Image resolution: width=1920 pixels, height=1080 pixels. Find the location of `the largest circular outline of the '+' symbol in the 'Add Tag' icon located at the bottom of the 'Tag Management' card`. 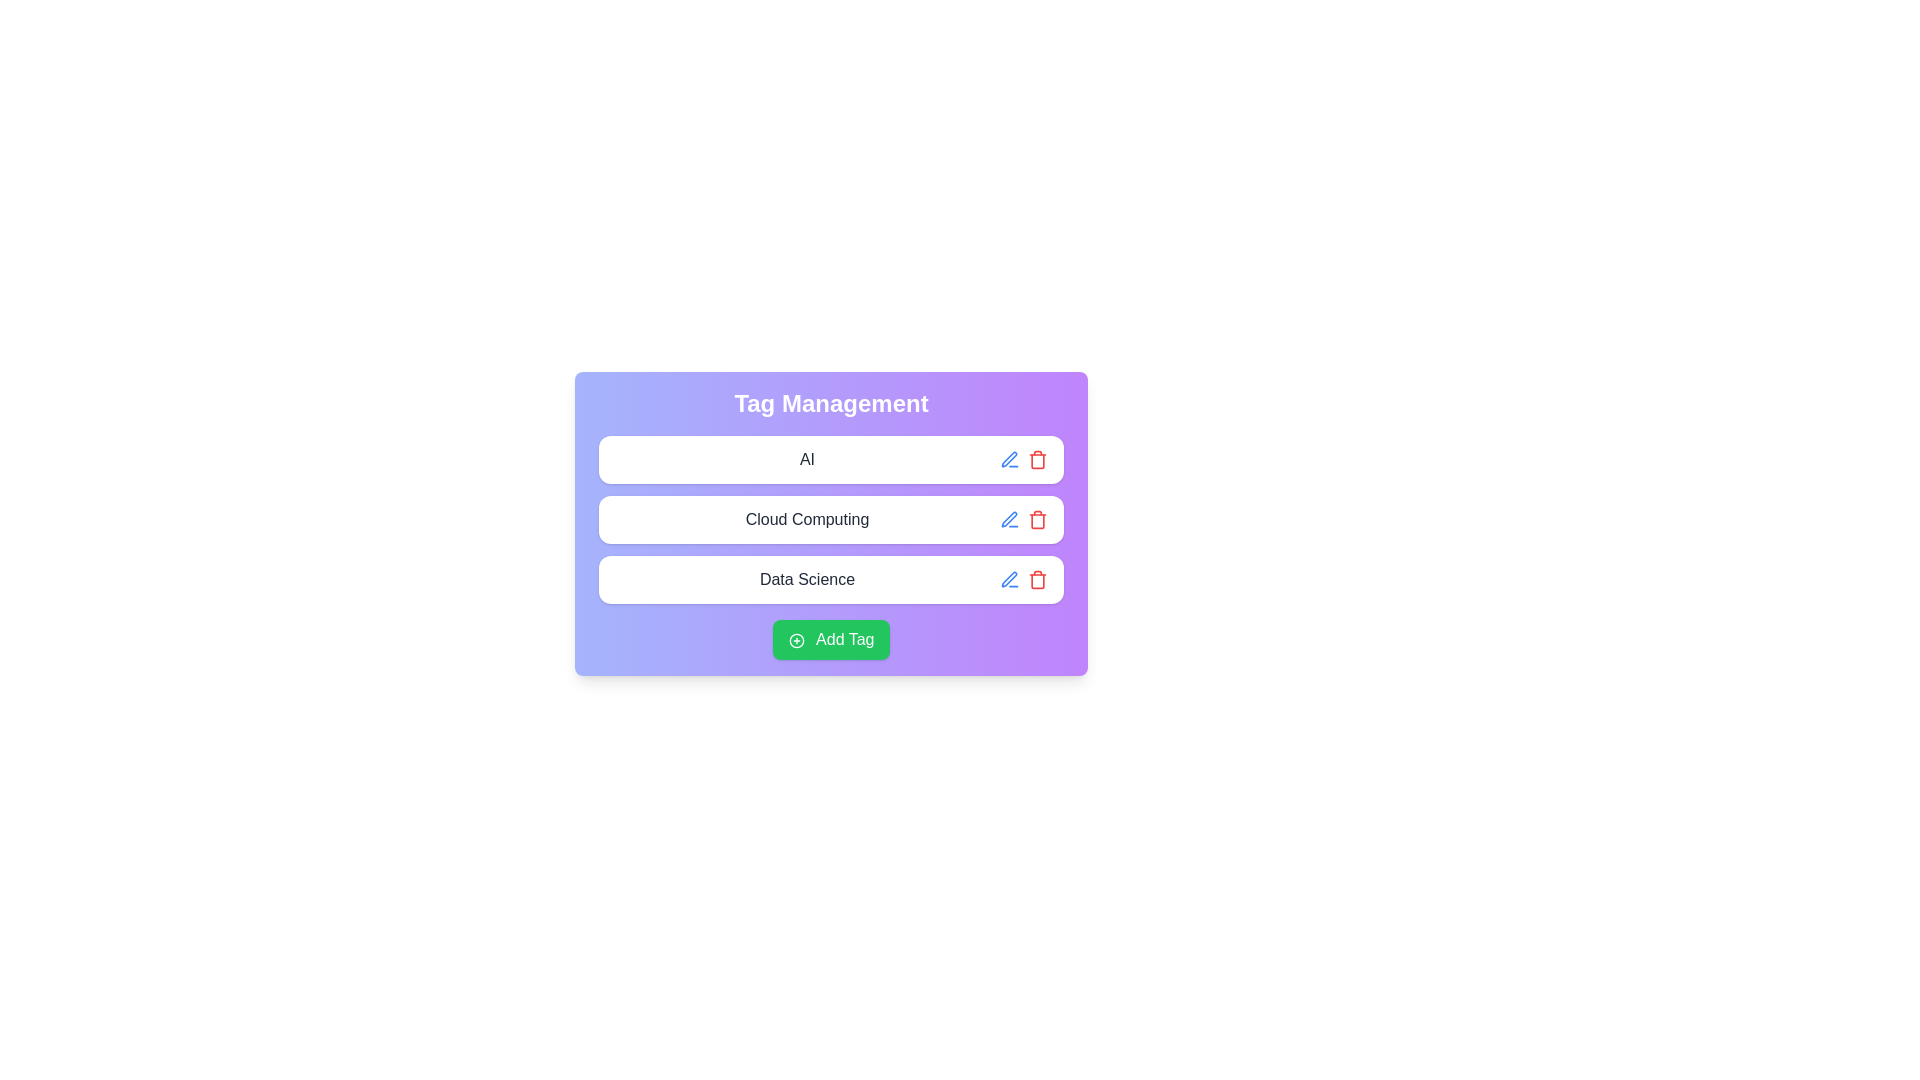

the largest circular outline of the '+' symbol in the 'Add Tag' icon located at the bottom of the 'Tag Management' card is located at coordinates (795, 640).